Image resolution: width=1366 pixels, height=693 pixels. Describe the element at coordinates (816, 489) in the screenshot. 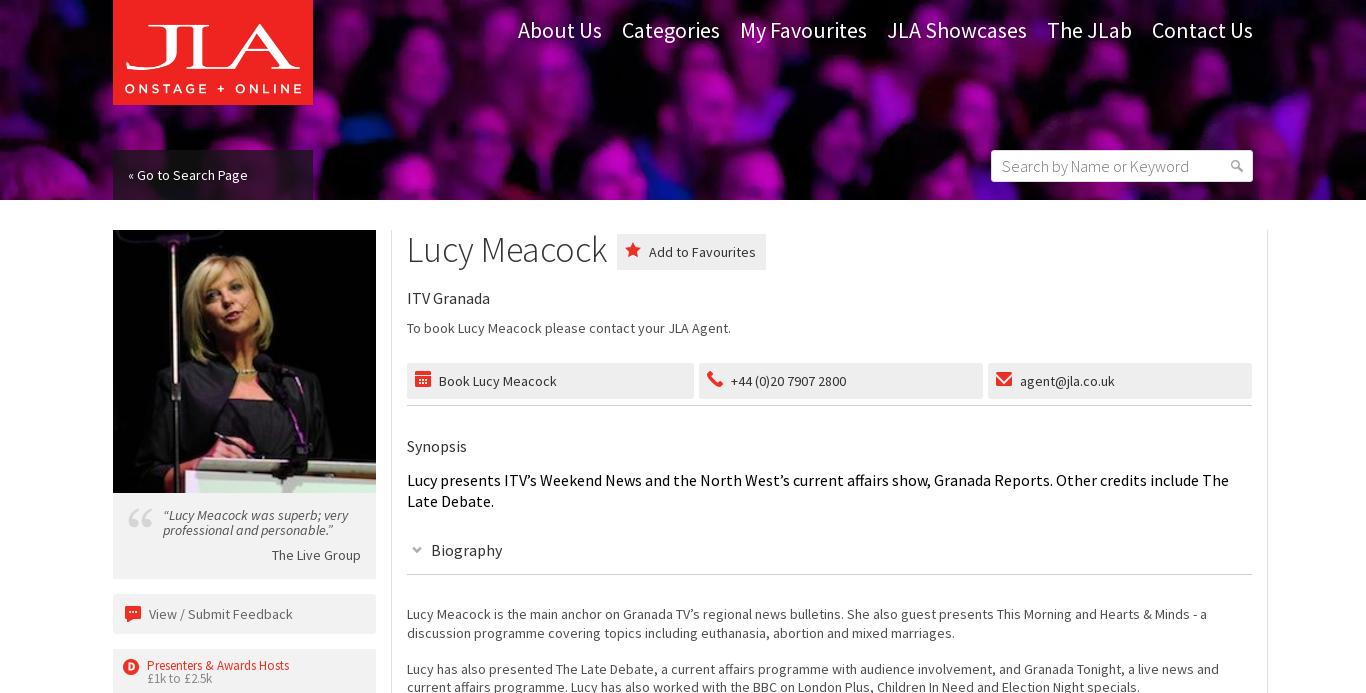

I see `'Lucy presents ITV’s Weekend News and the North West’s current affairs show, Granada Reports. Other credits include The Late Debate.'` at that location.